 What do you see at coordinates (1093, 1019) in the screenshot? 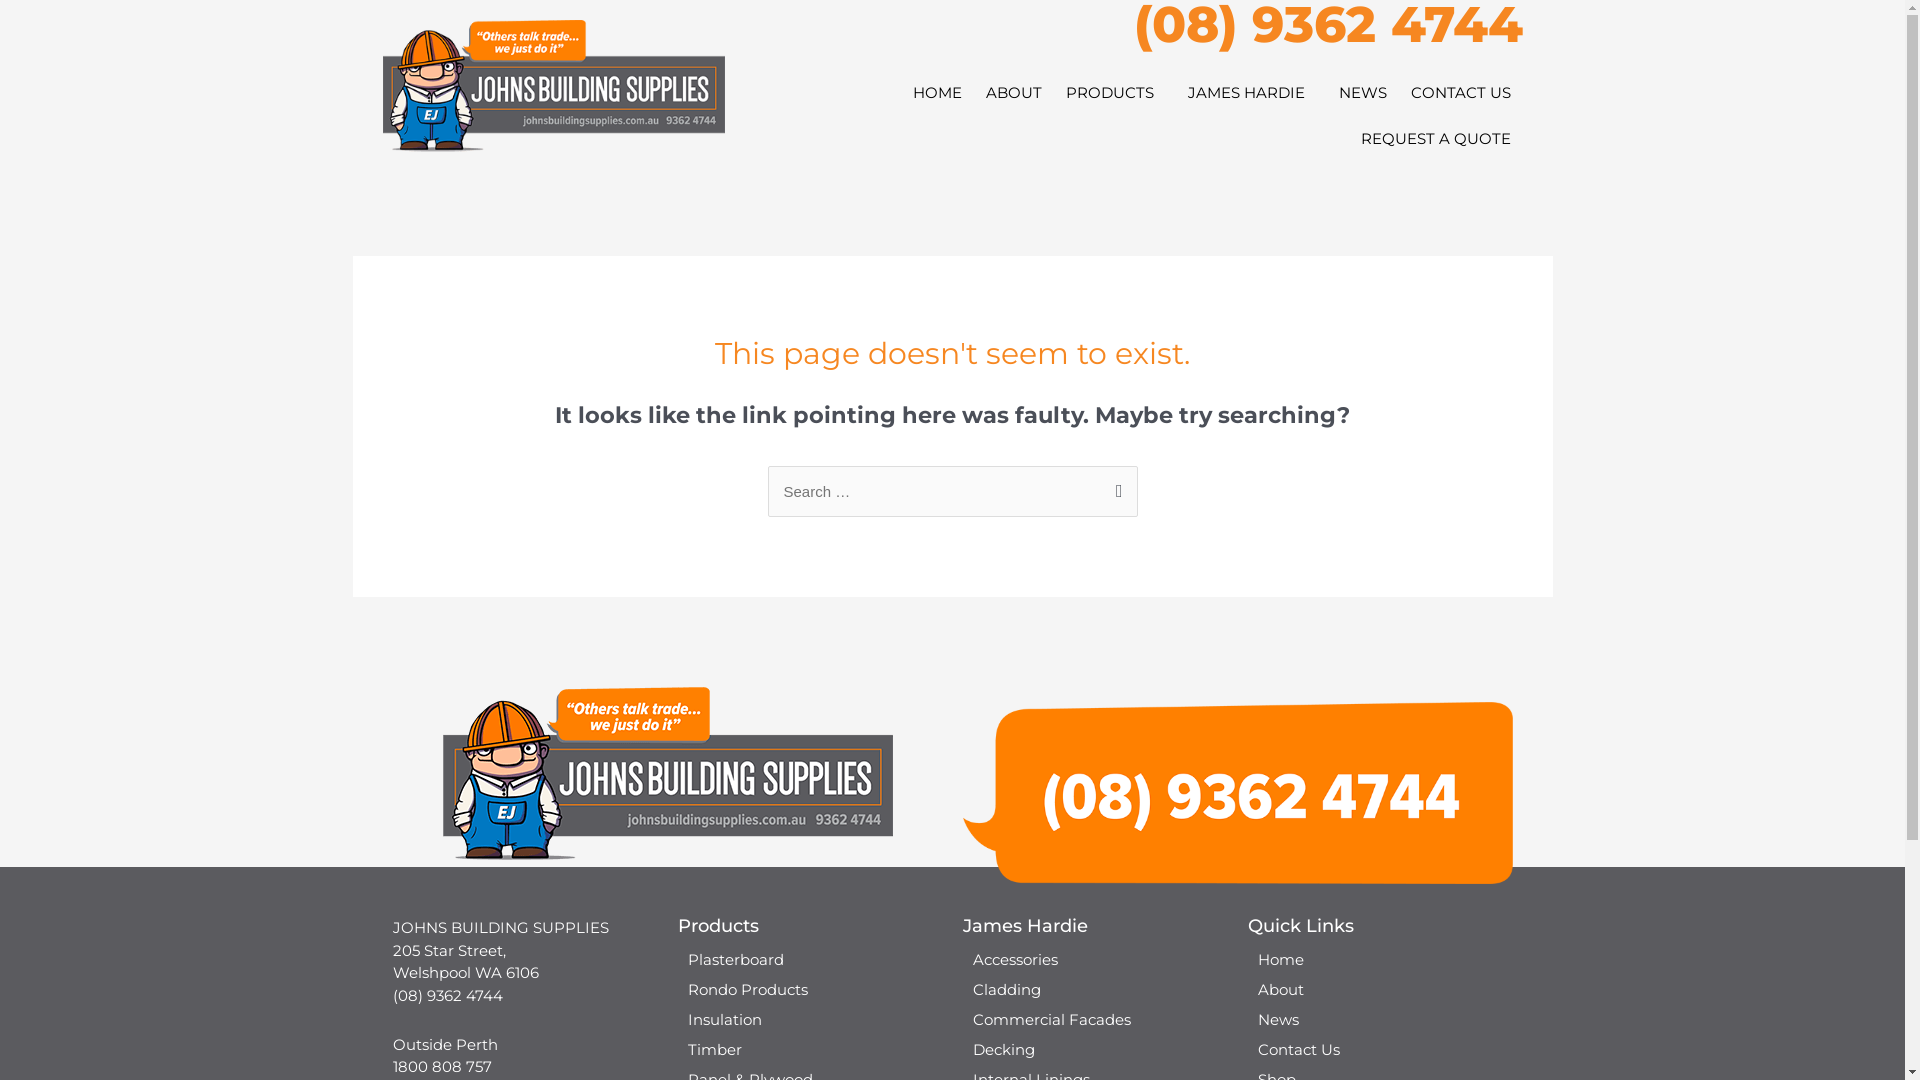
I see `'Commercial Facades'` at bounding box center [1093, 1019].